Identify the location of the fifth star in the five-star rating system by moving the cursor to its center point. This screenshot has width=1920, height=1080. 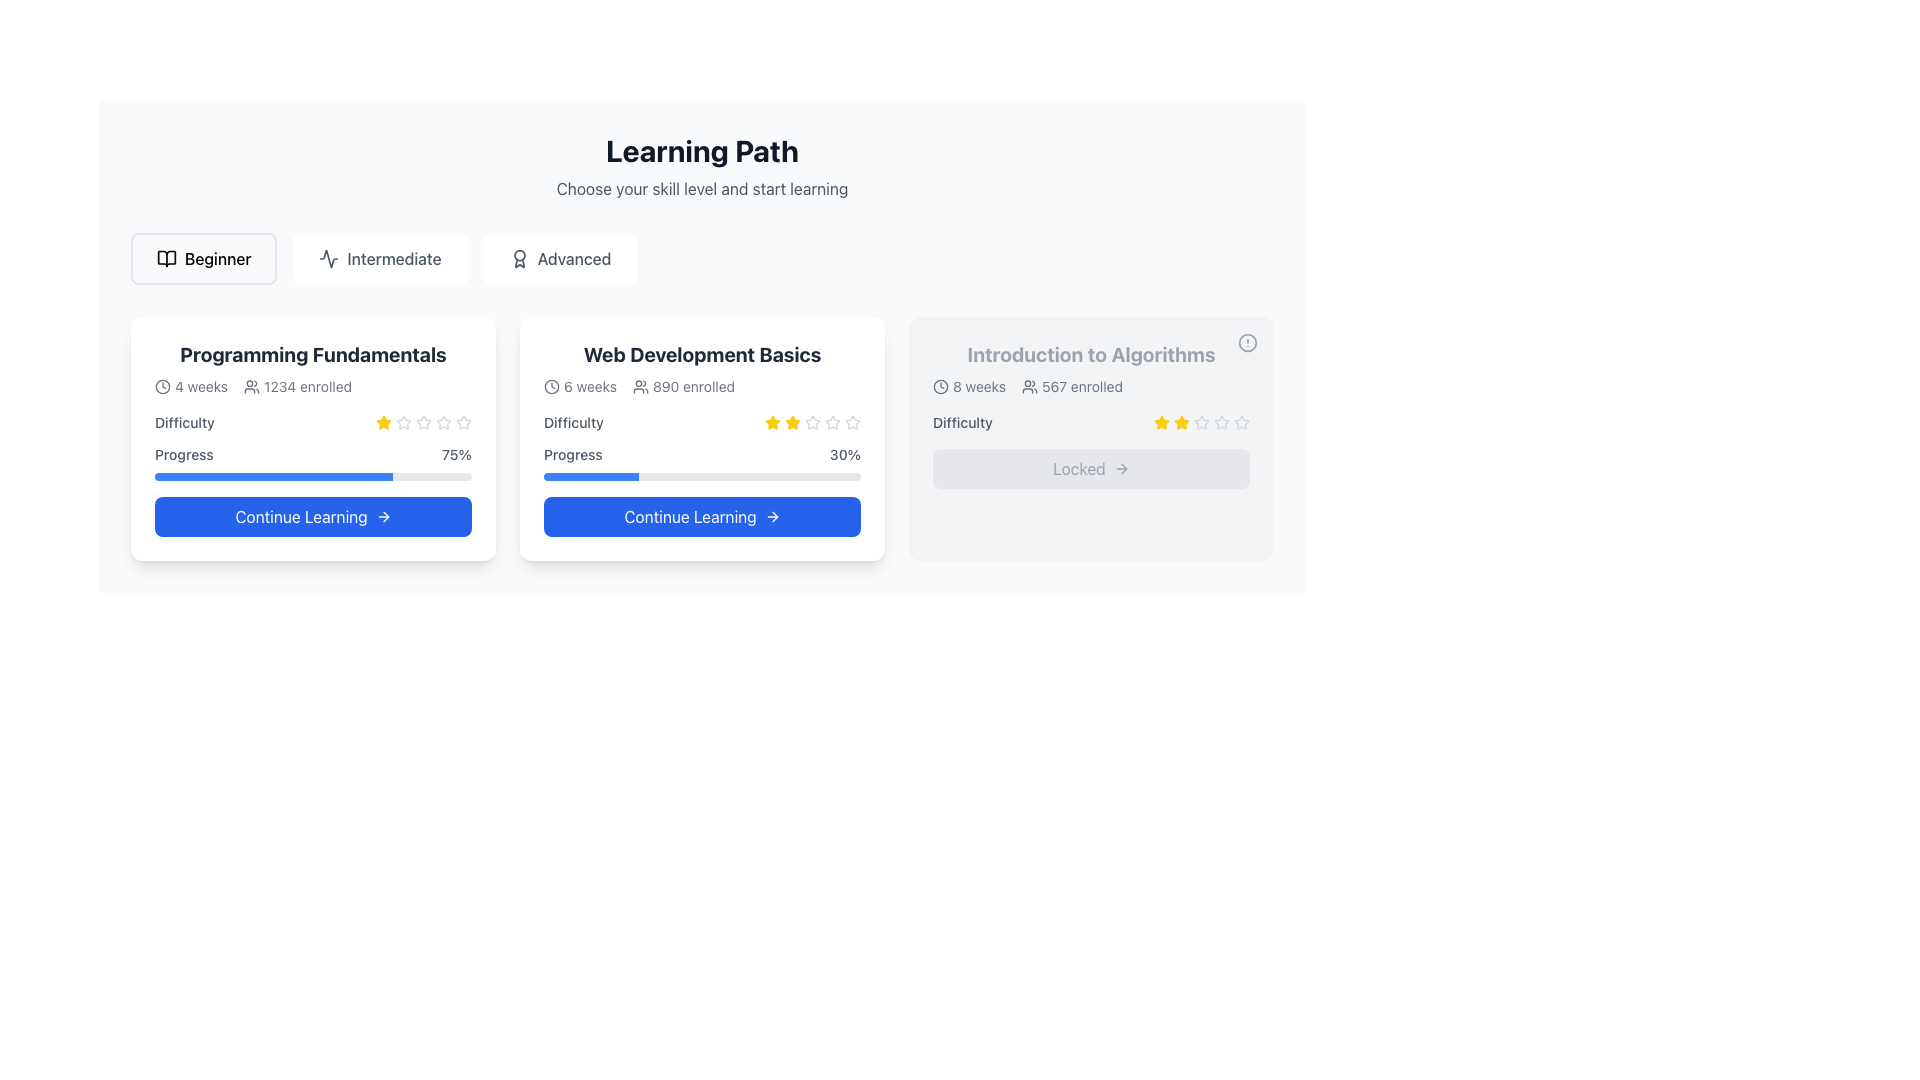
(443, 422).